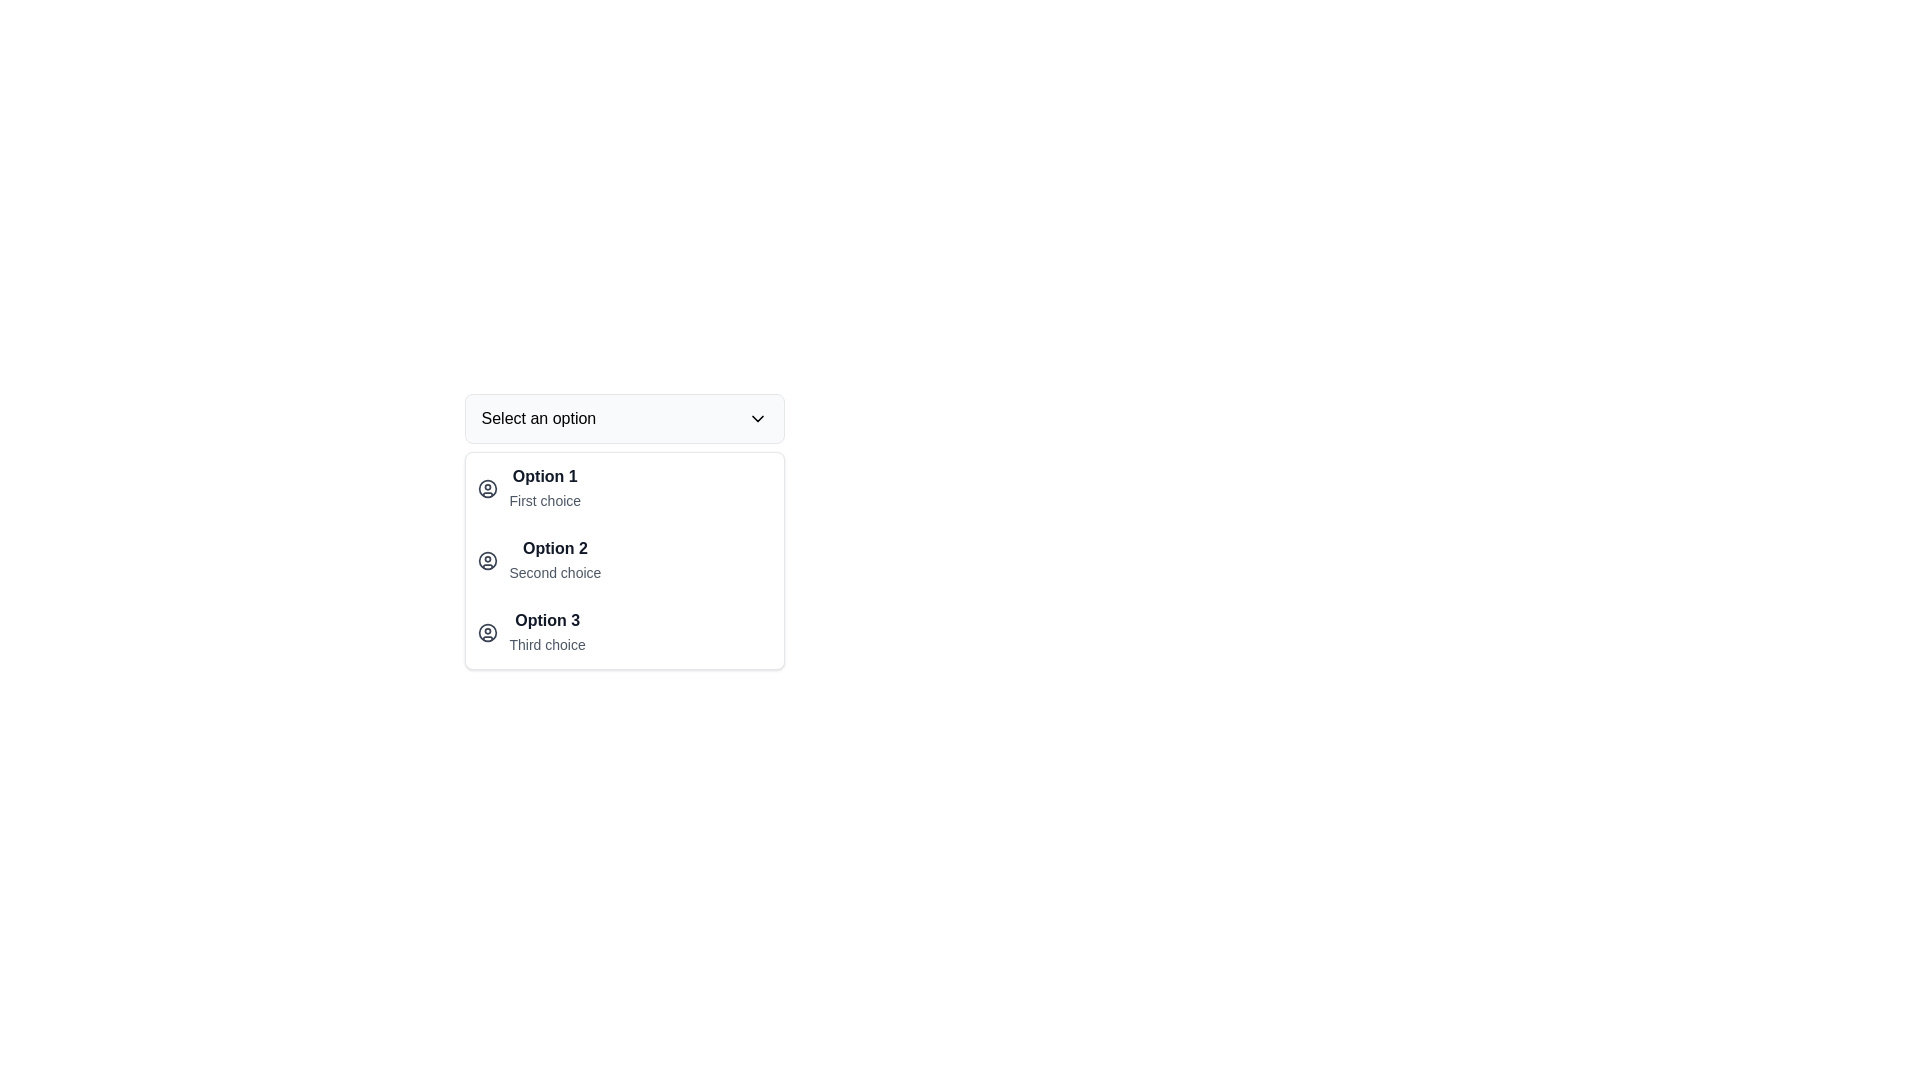 The width and height of the screenshot is (1920, 1080). What do you see at coordinates (623, 632) in the screenshot?
I see `the 'Option 3' list item in the dropdown menu` at bounding box center [623, 632].